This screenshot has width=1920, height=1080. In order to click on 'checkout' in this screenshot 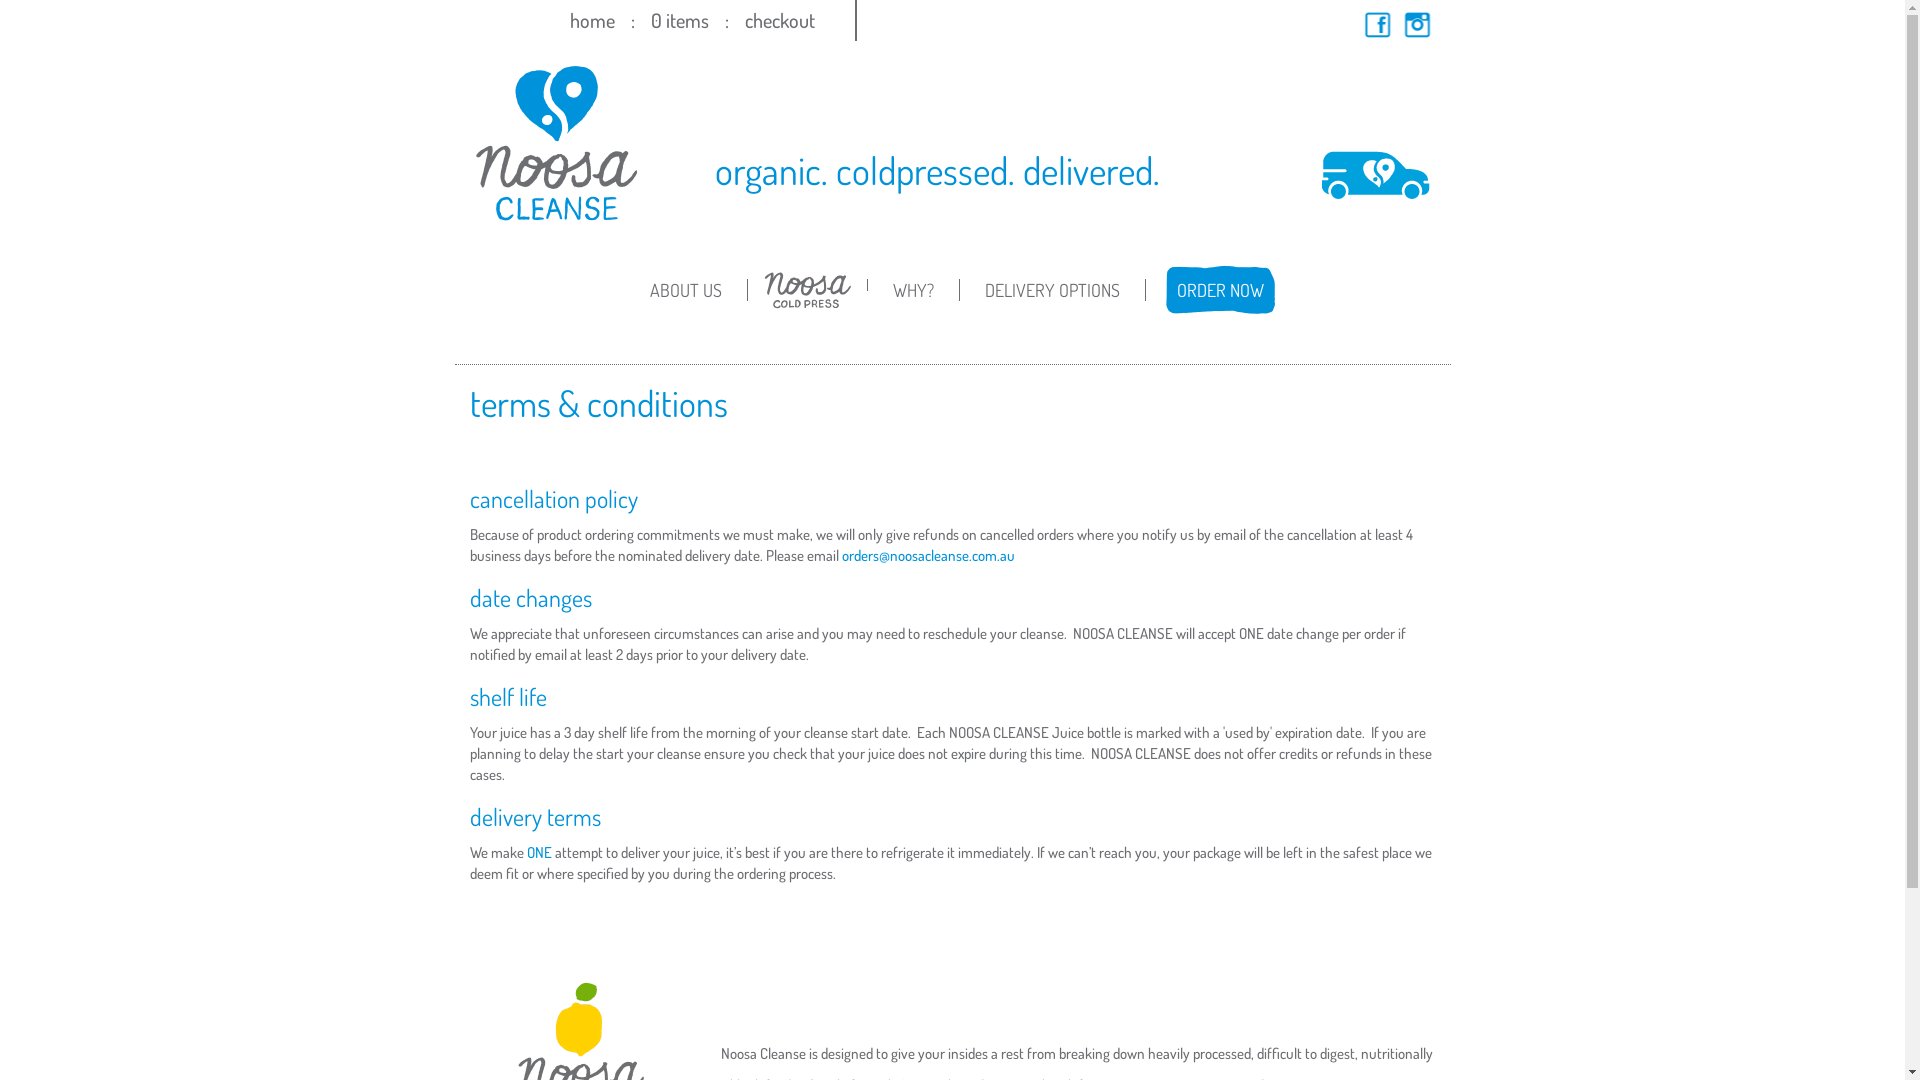, I will do `click(777, 19)`.